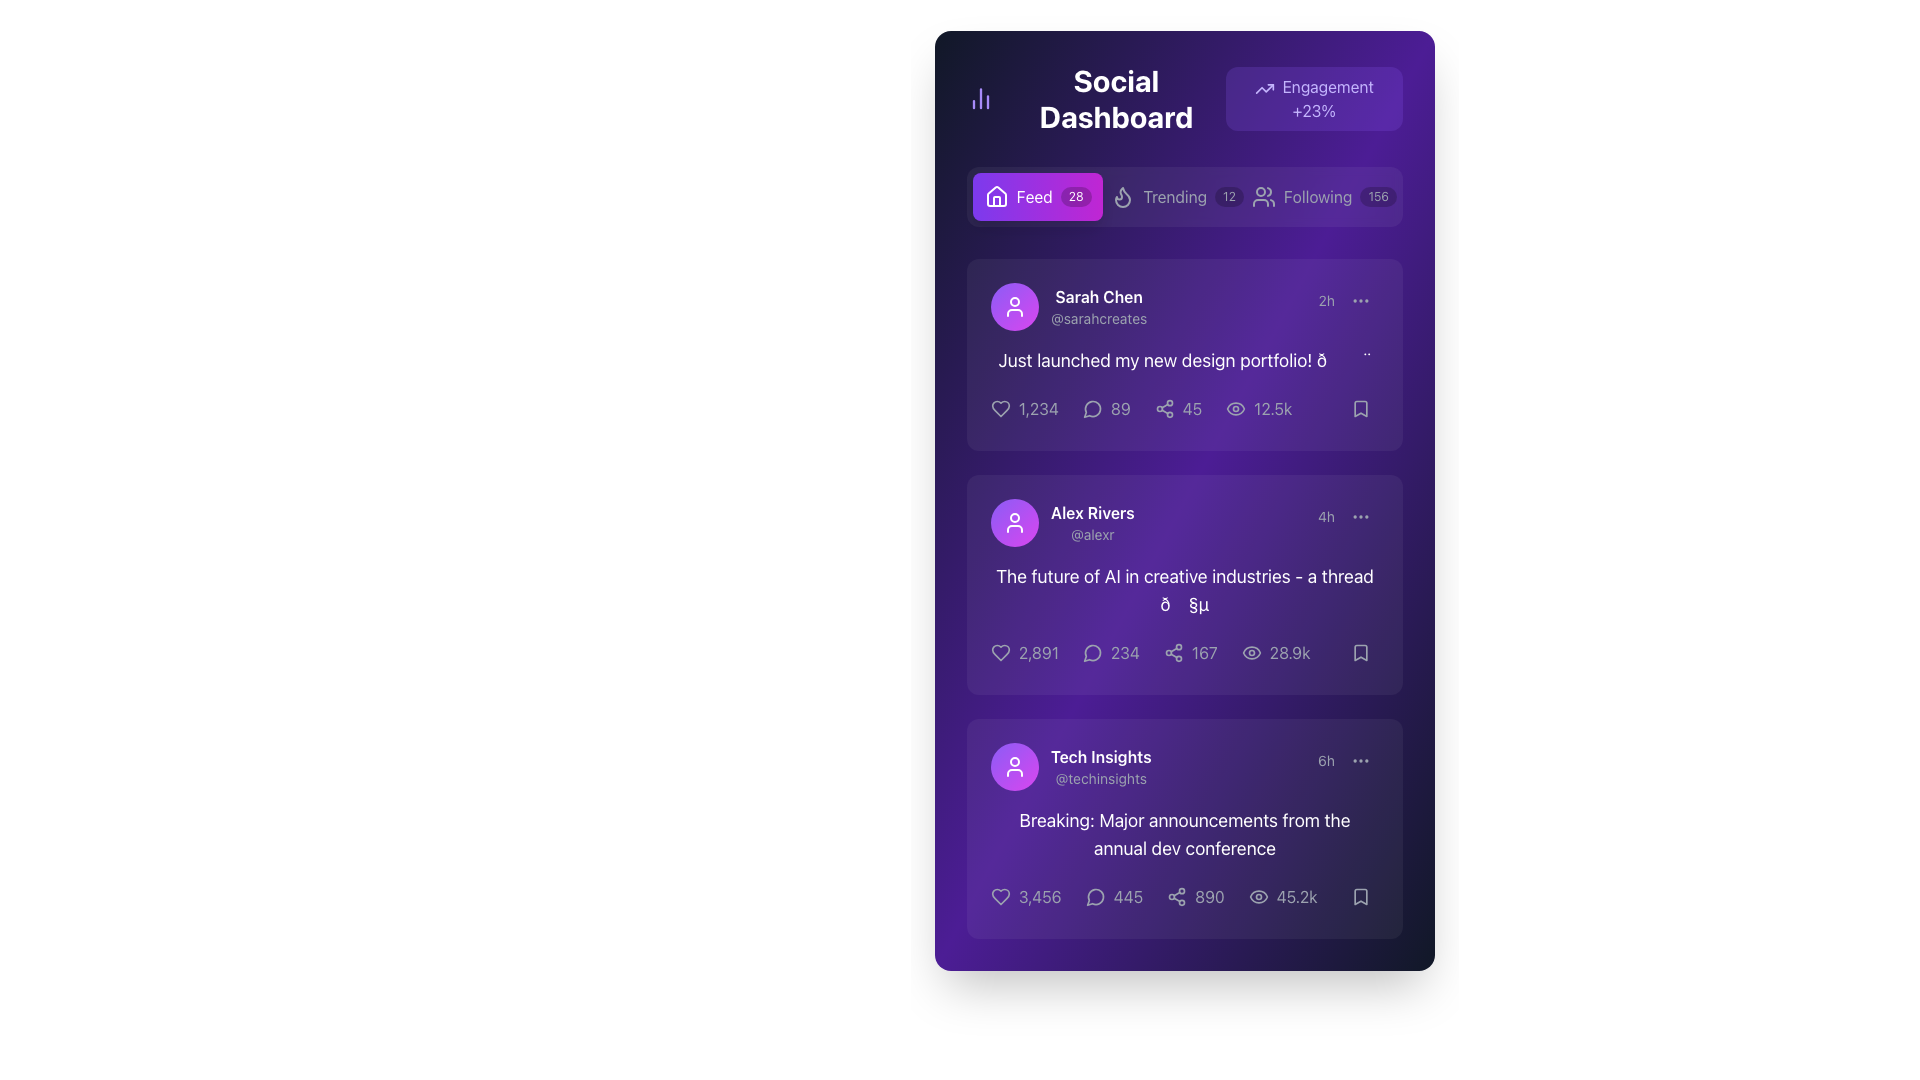 The height and width of the screenshot is (1080, 1920). I want to click on the bookmark icon, so click(1360, 896).